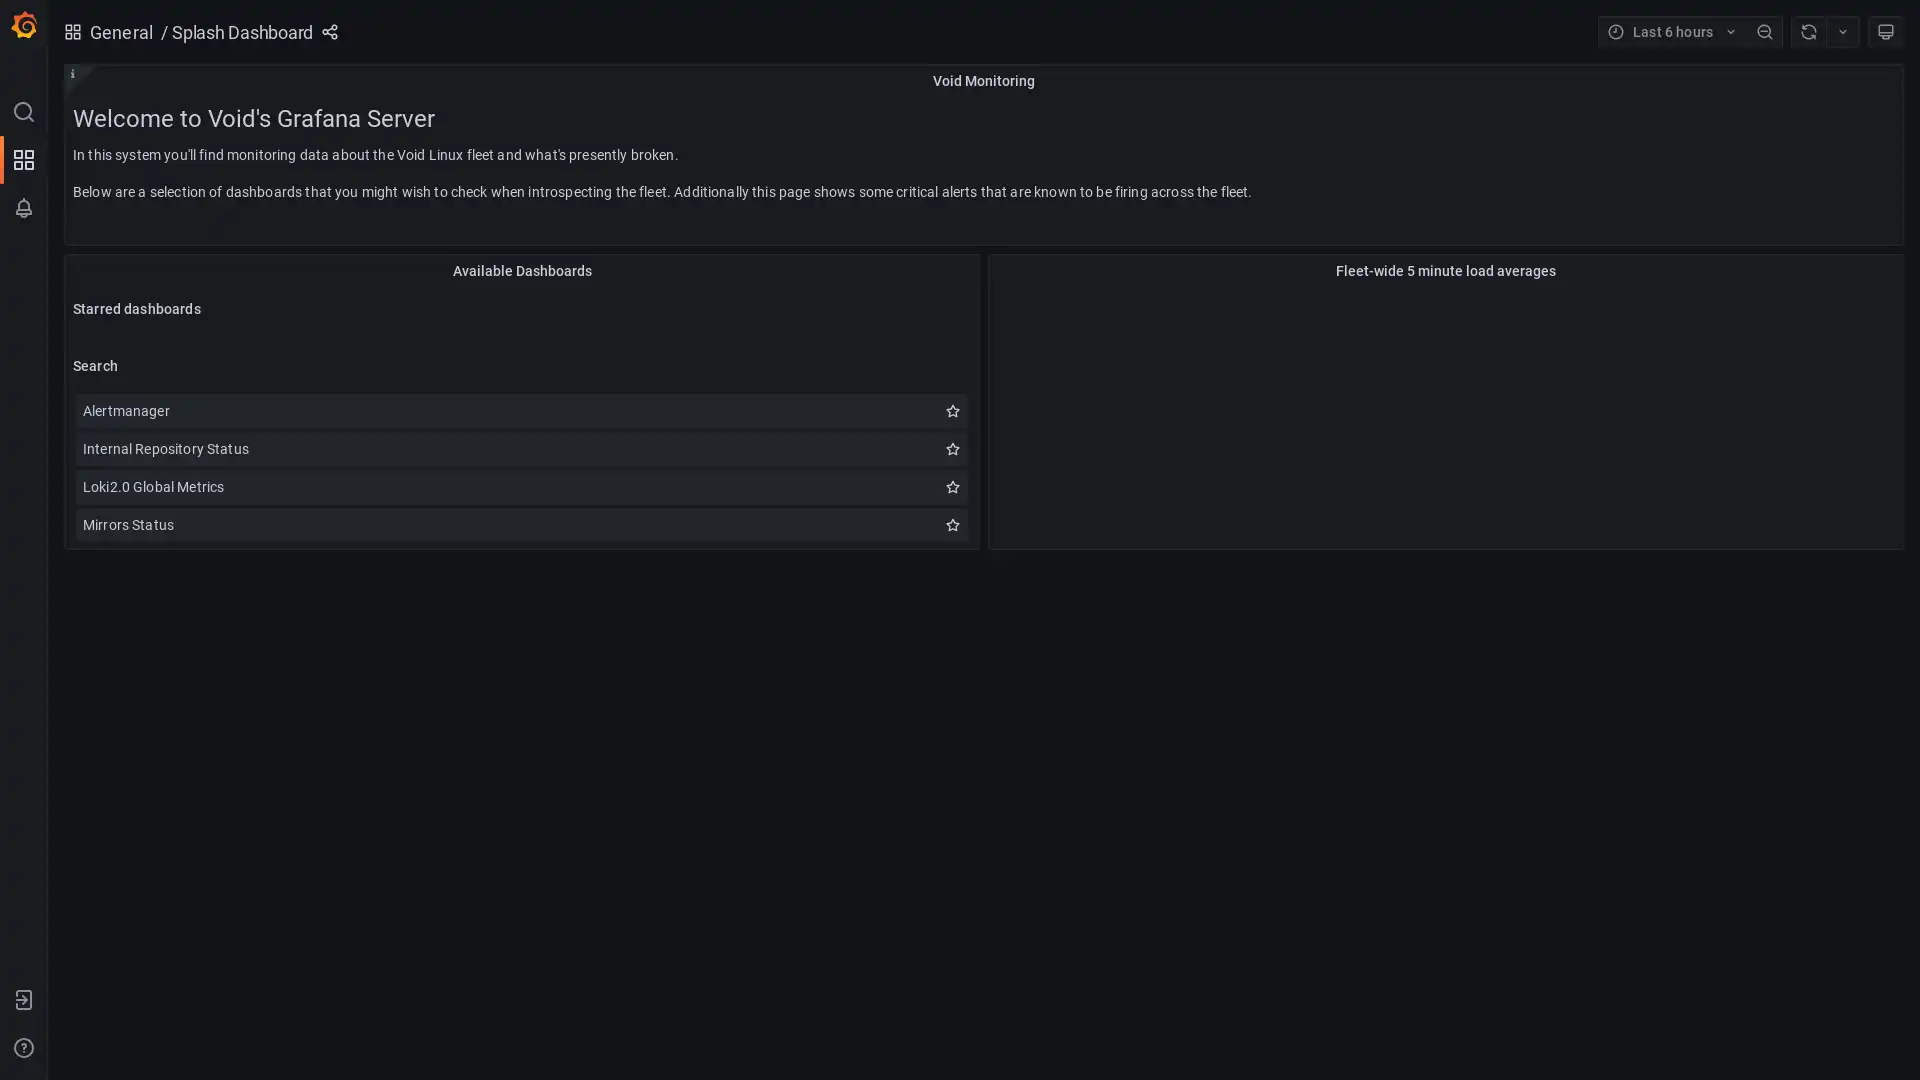  I want to click on Refresh dashboard, so click(1808, 31).